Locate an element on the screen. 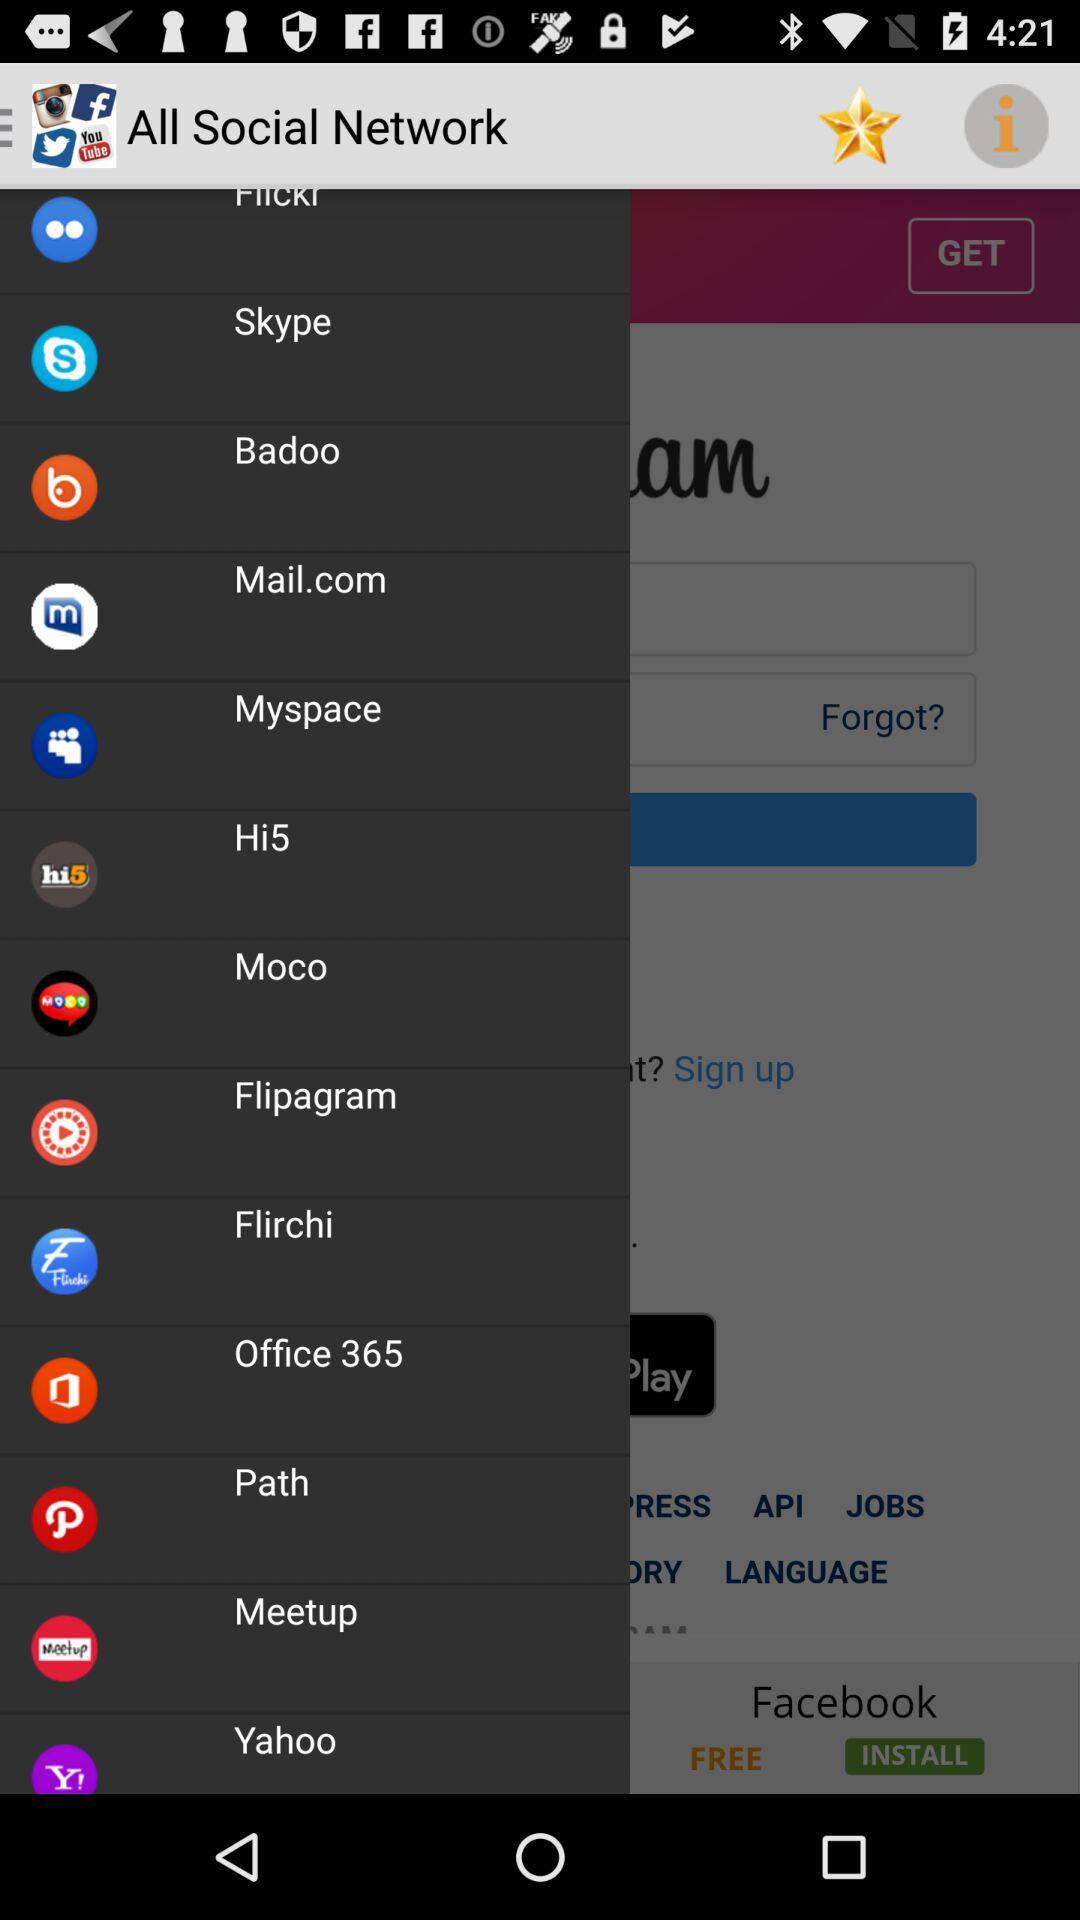 This screenshot has height=1920, width=1080. path app is located at coordinates (271, 1481).